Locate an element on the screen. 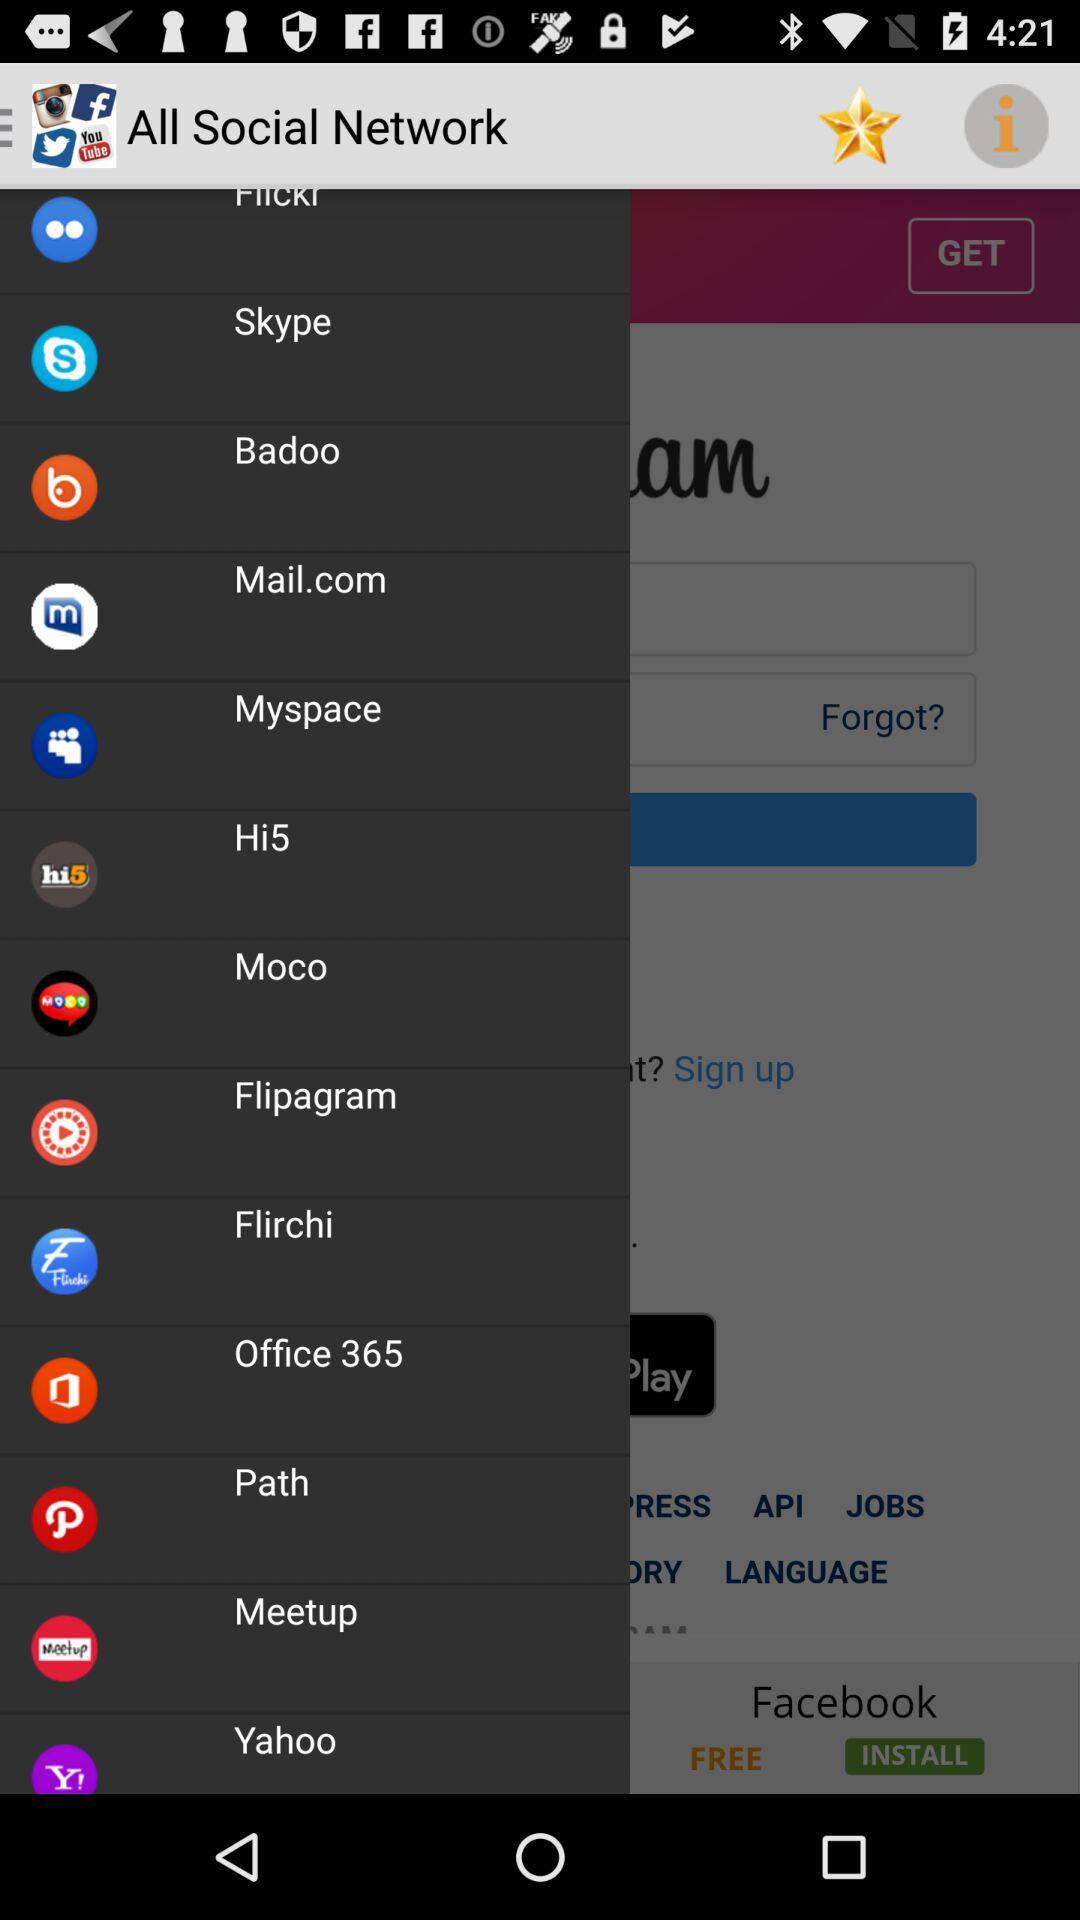 This screenshot has height=1920, width=1080. path app is located at coordinates (271, 1481).